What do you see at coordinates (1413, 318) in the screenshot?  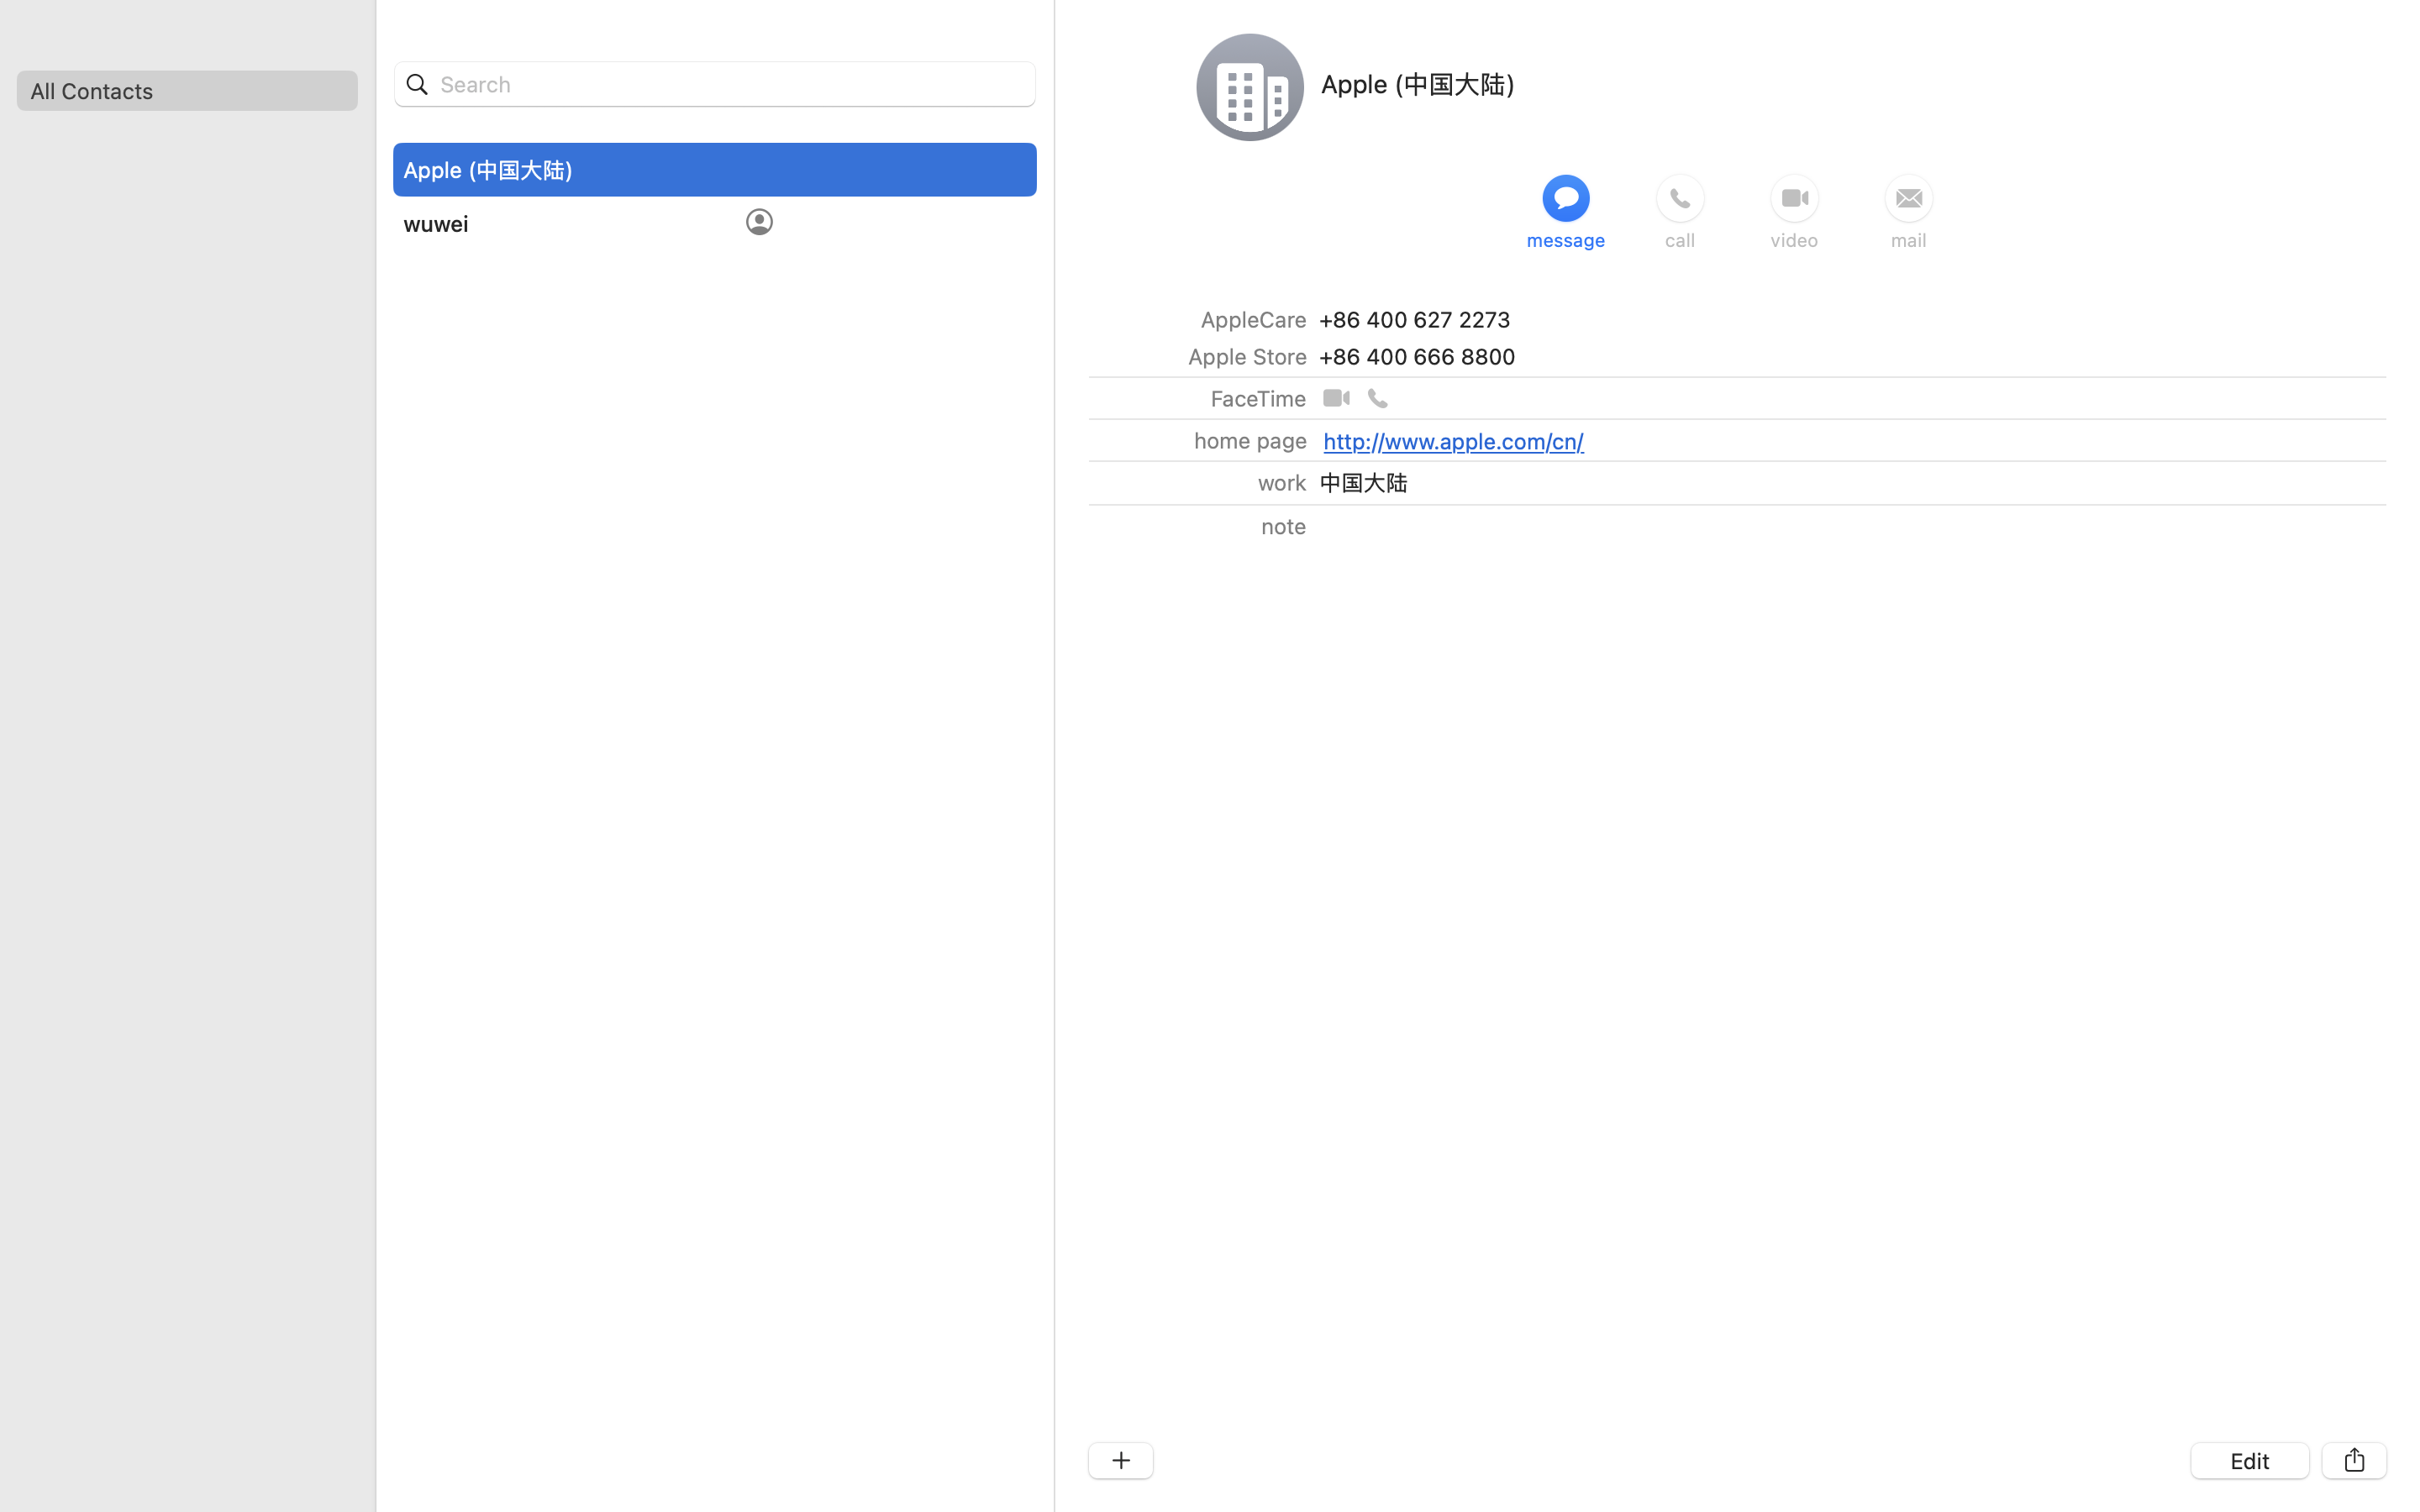 I see `'‭+86 400 627 2273‬'` at bounding box center [1413, 318].